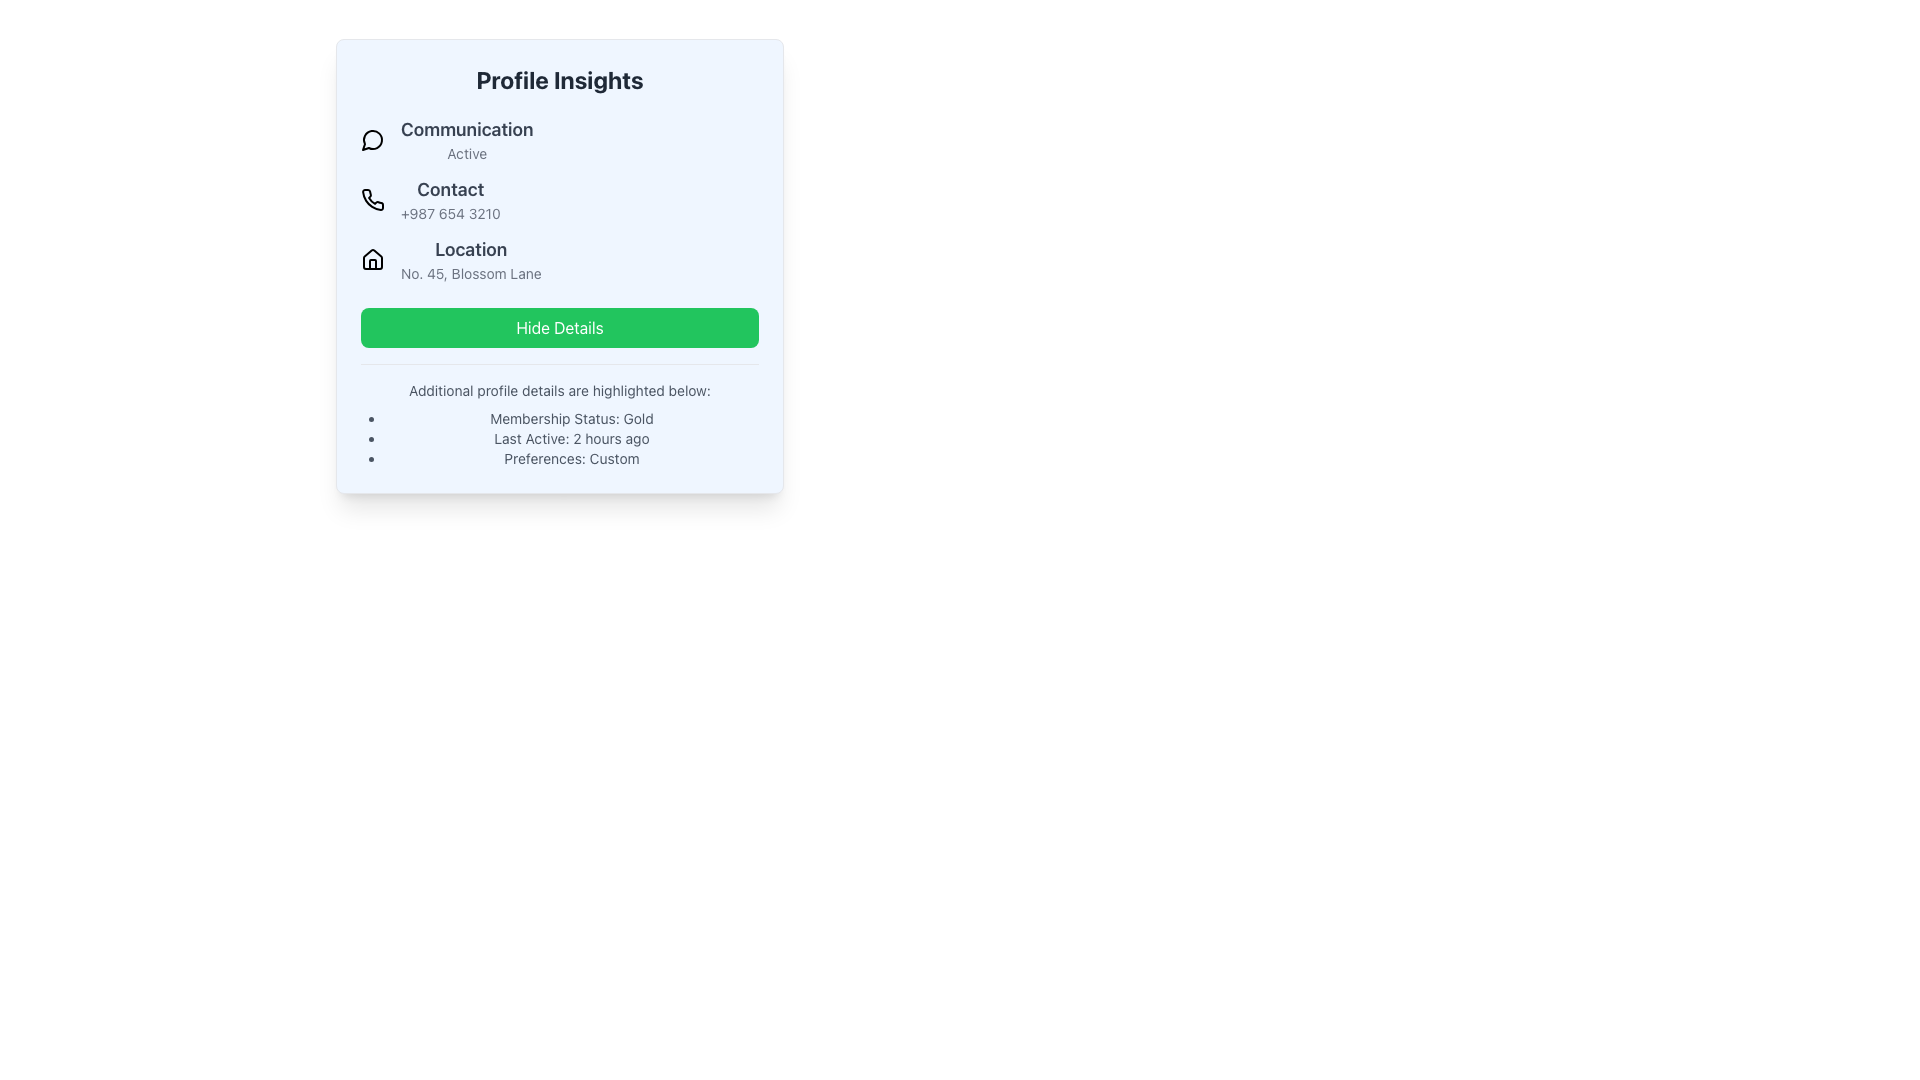  I want to click on the text label displaying 'Location' which is styled in bold gray font on a light blue background, located below the 'Contact' section, so click(470, 249).